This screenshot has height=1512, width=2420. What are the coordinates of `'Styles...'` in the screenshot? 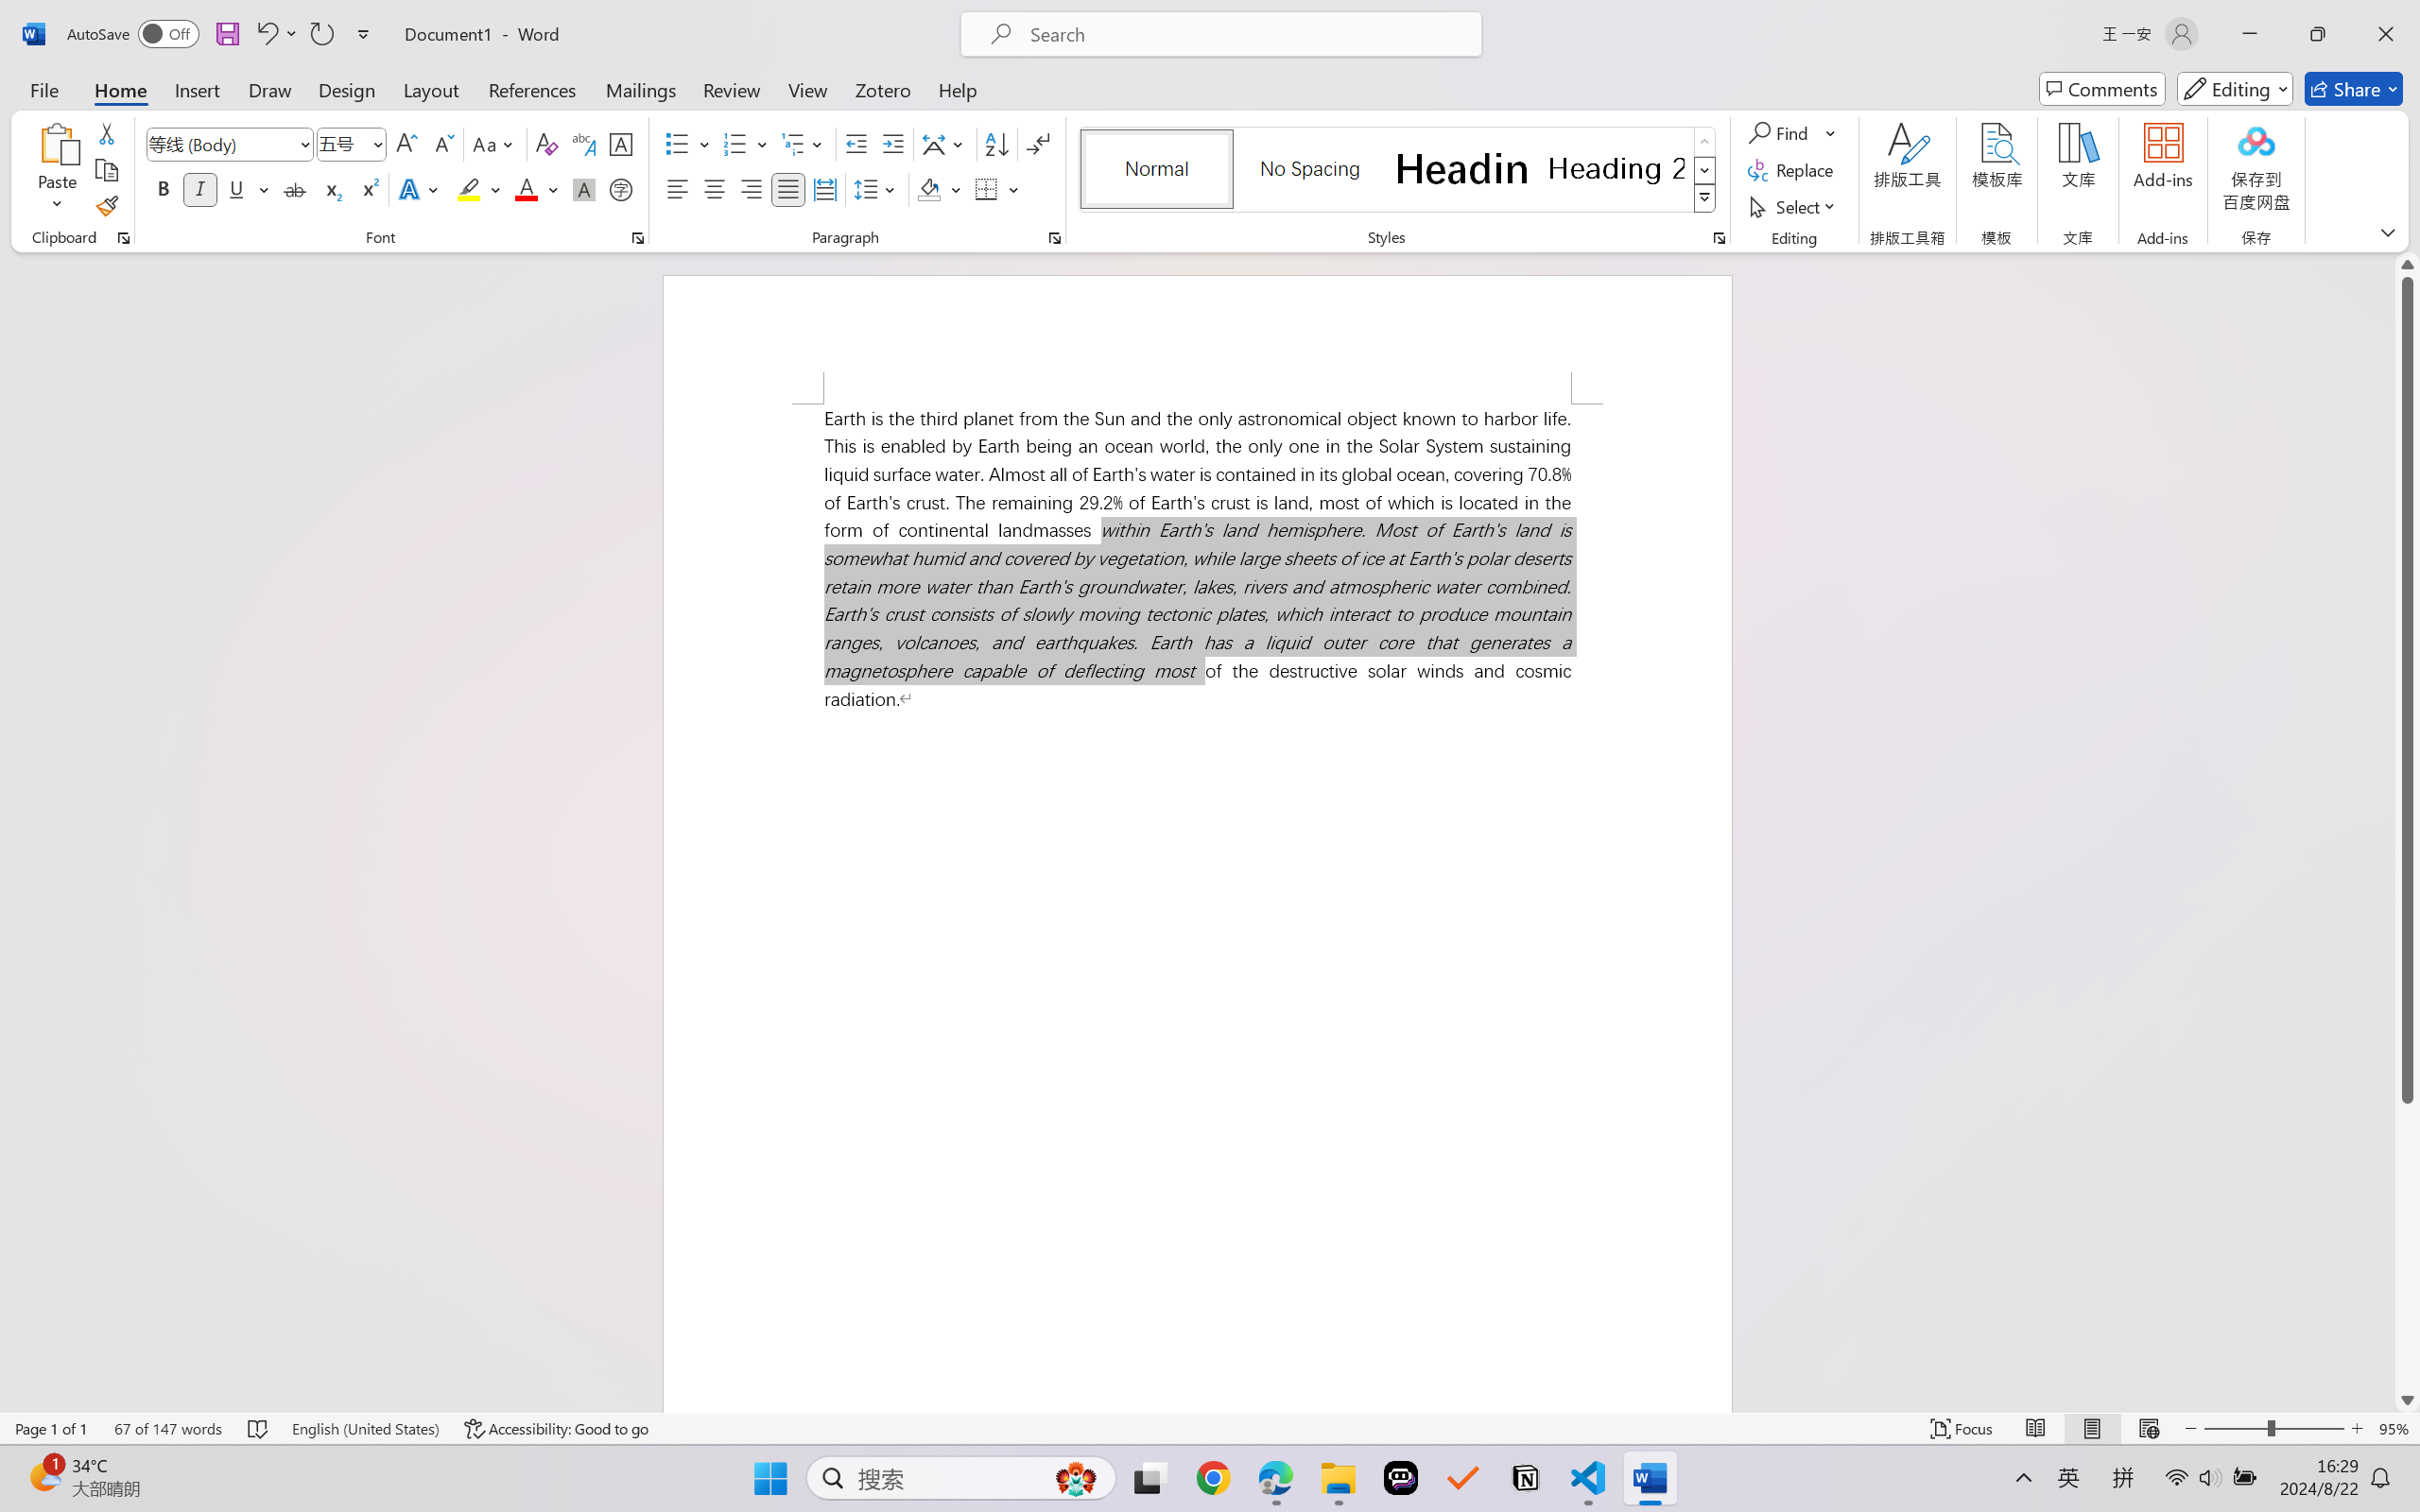 It's located at (1718, 237).